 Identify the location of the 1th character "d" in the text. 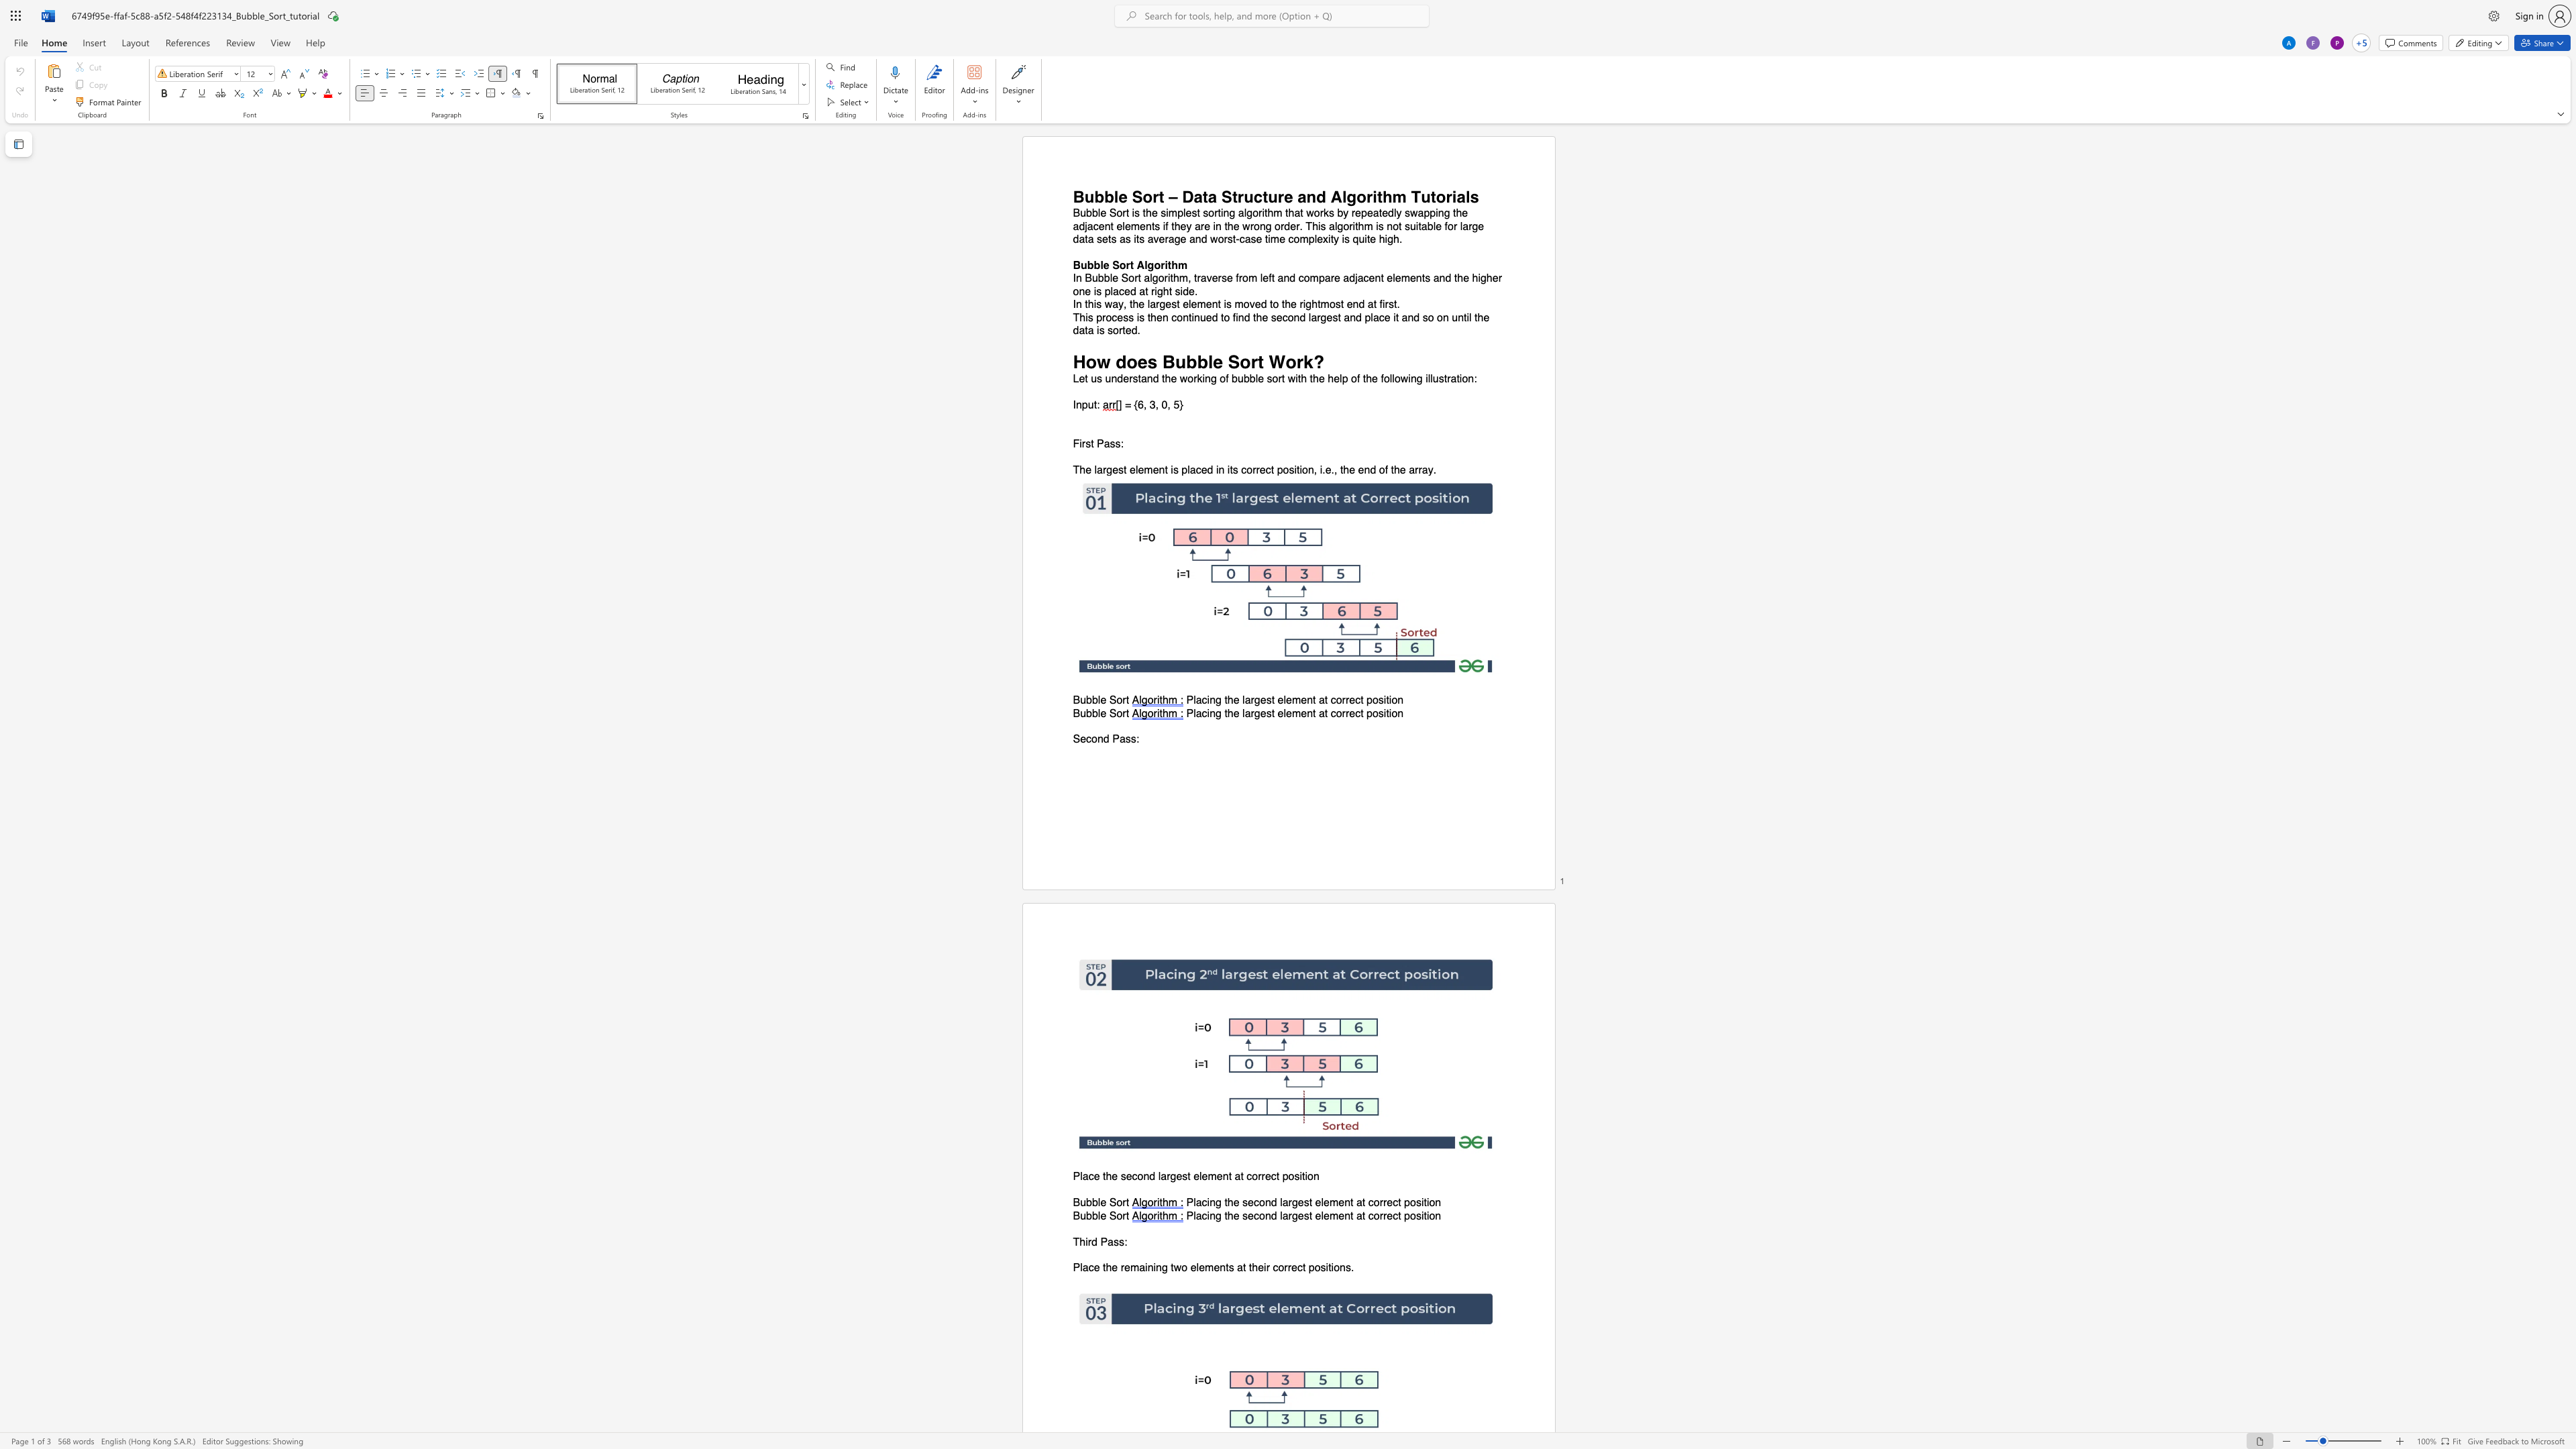
(1120, 361).